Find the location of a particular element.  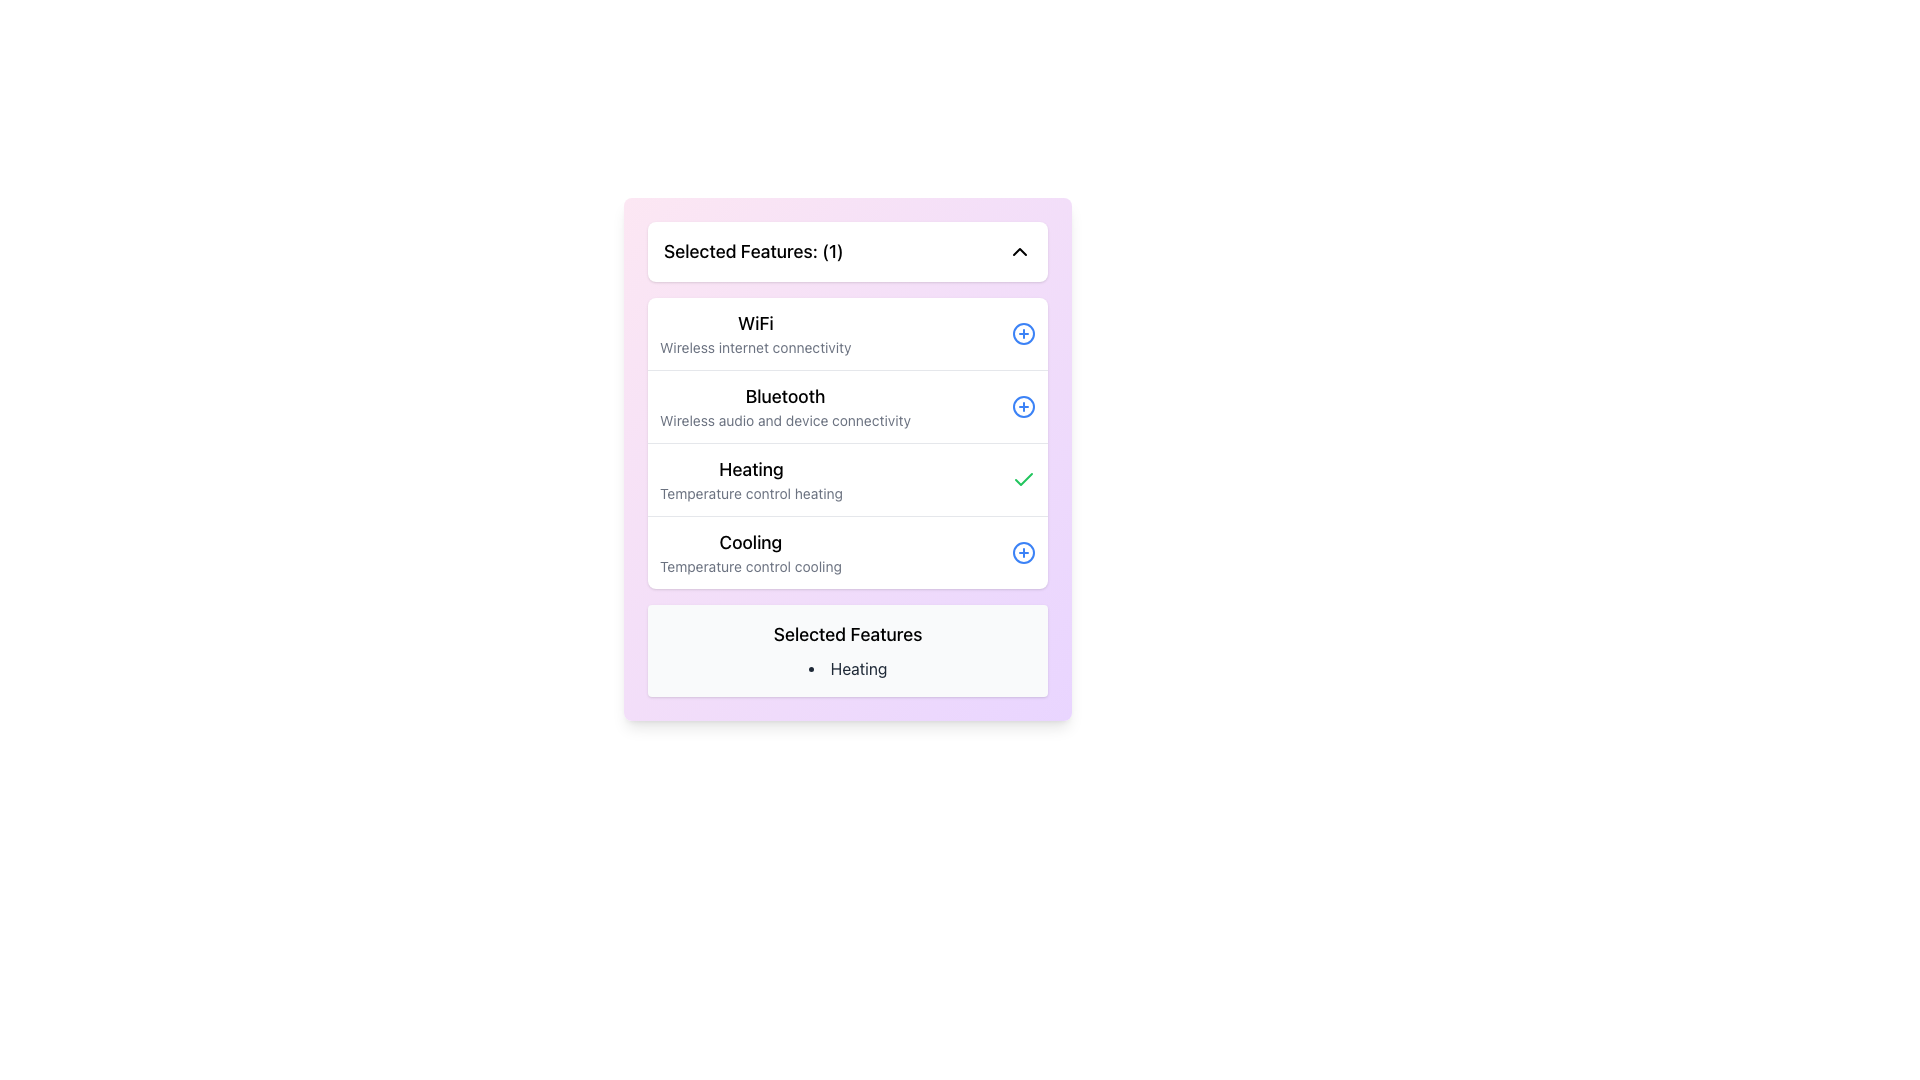

the Text Label element containing the phrase 'Temperature control heating', which is positioned directly below the 'Heating' title is located at coordinates (750, 493).